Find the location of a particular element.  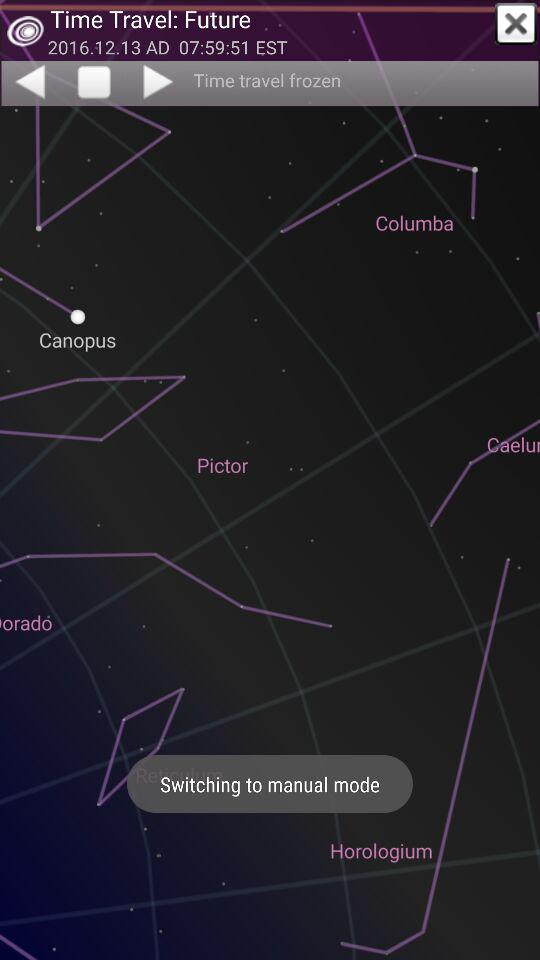

resume time travel is located at coordinates (159, 81).